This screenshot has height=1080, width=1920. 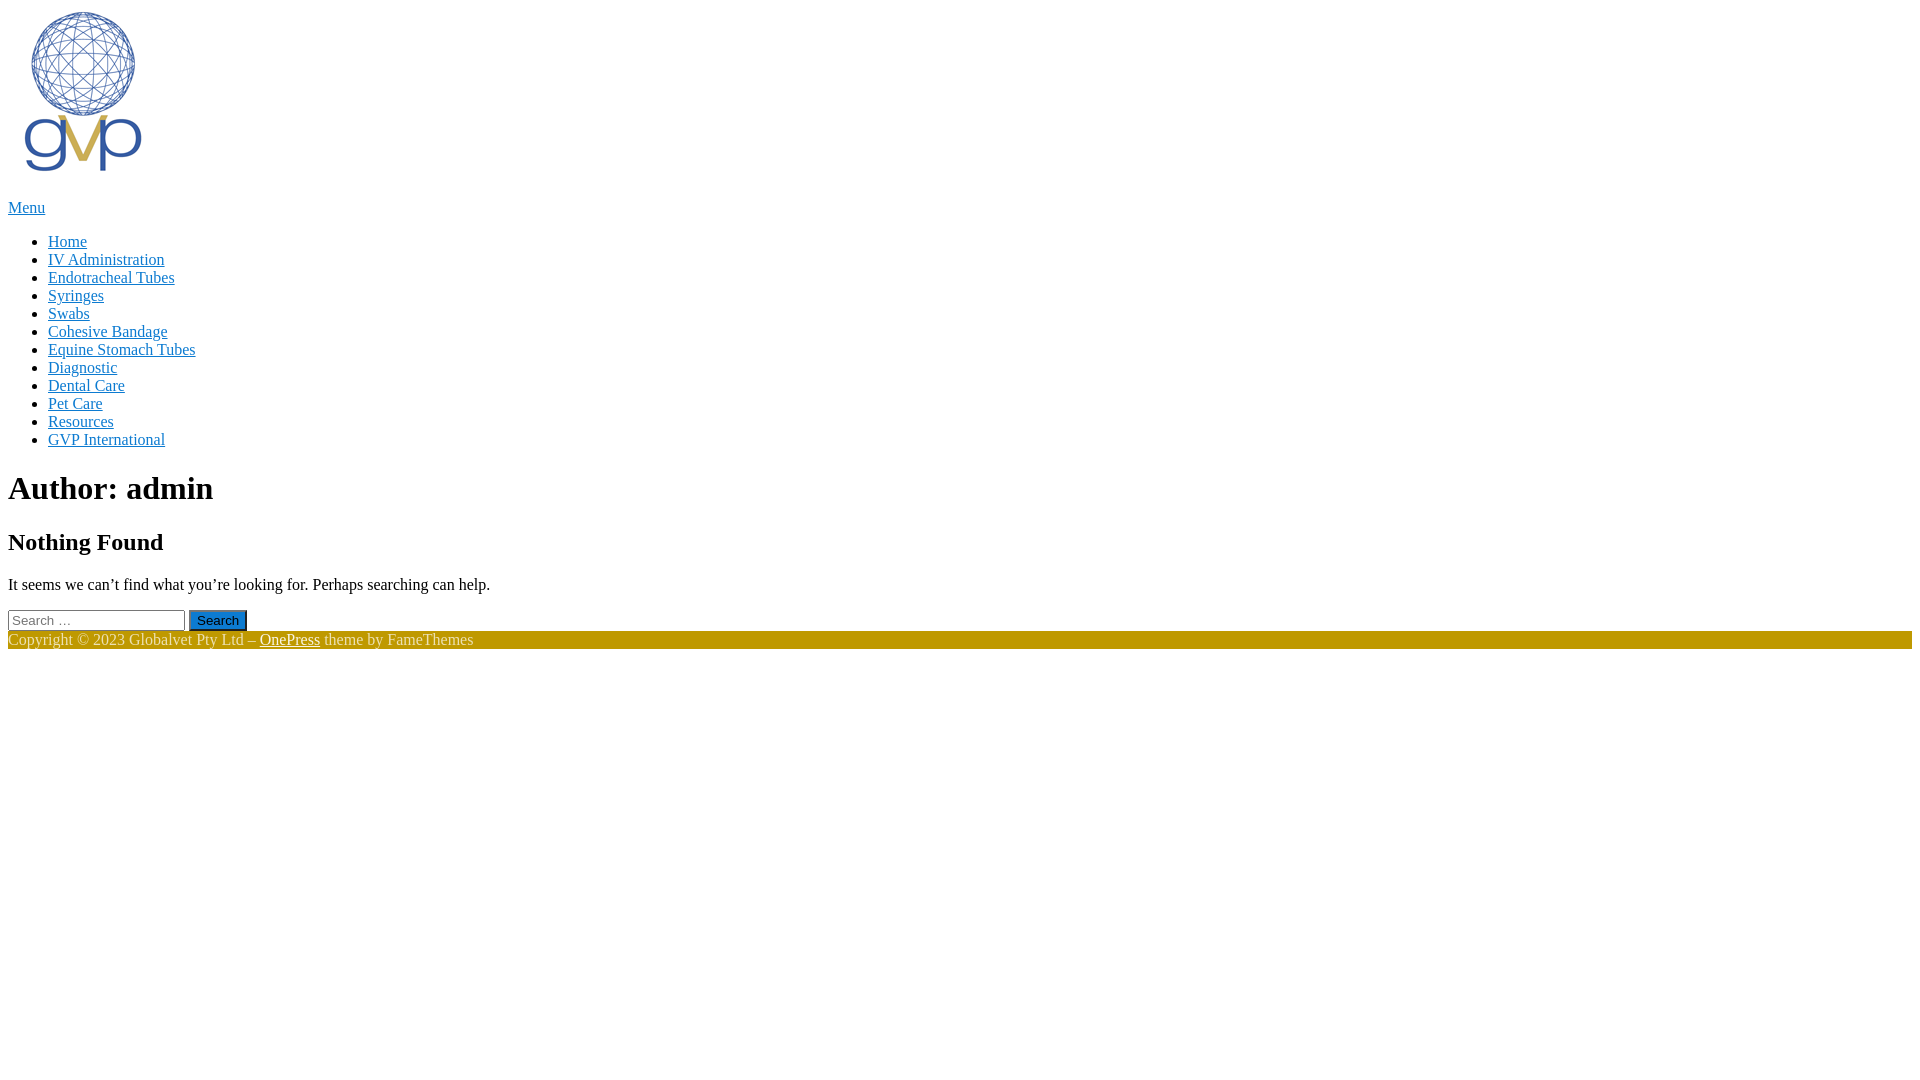 I want to click on 'Menu', so click(x=8, y=207).